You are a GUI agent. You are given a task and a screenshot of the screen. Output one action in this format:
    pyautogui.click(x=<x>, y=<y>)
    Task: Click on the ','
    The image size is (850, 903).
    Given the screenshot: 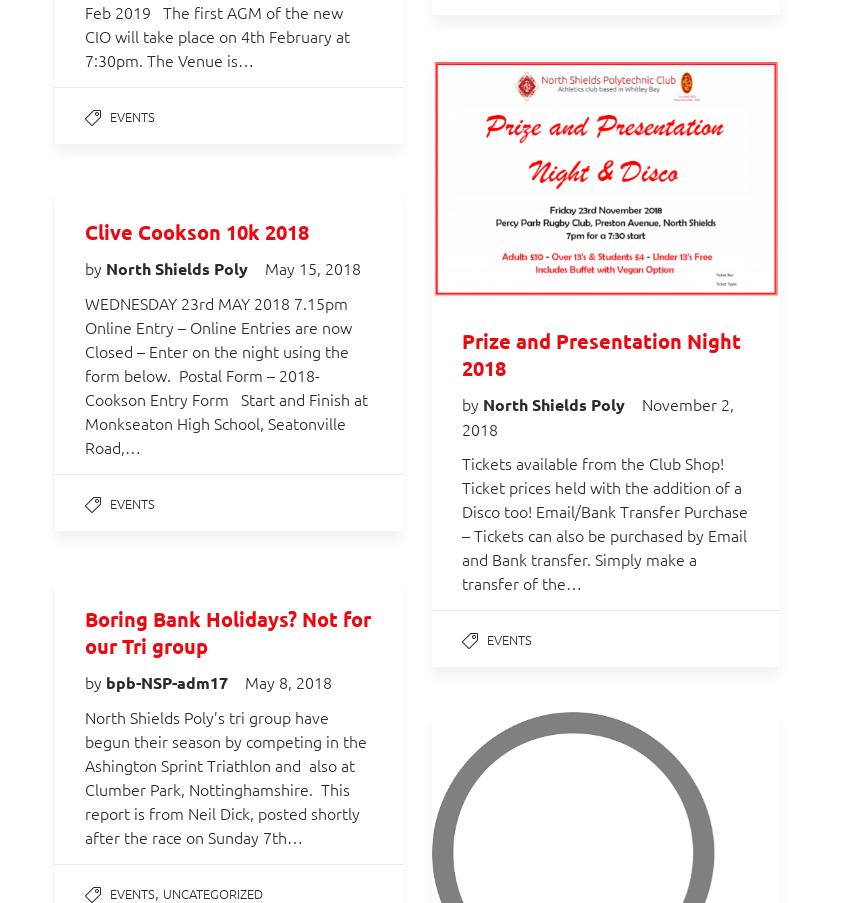 What is the action you would take?
    pyautogui.click(x=159, y=891)
    